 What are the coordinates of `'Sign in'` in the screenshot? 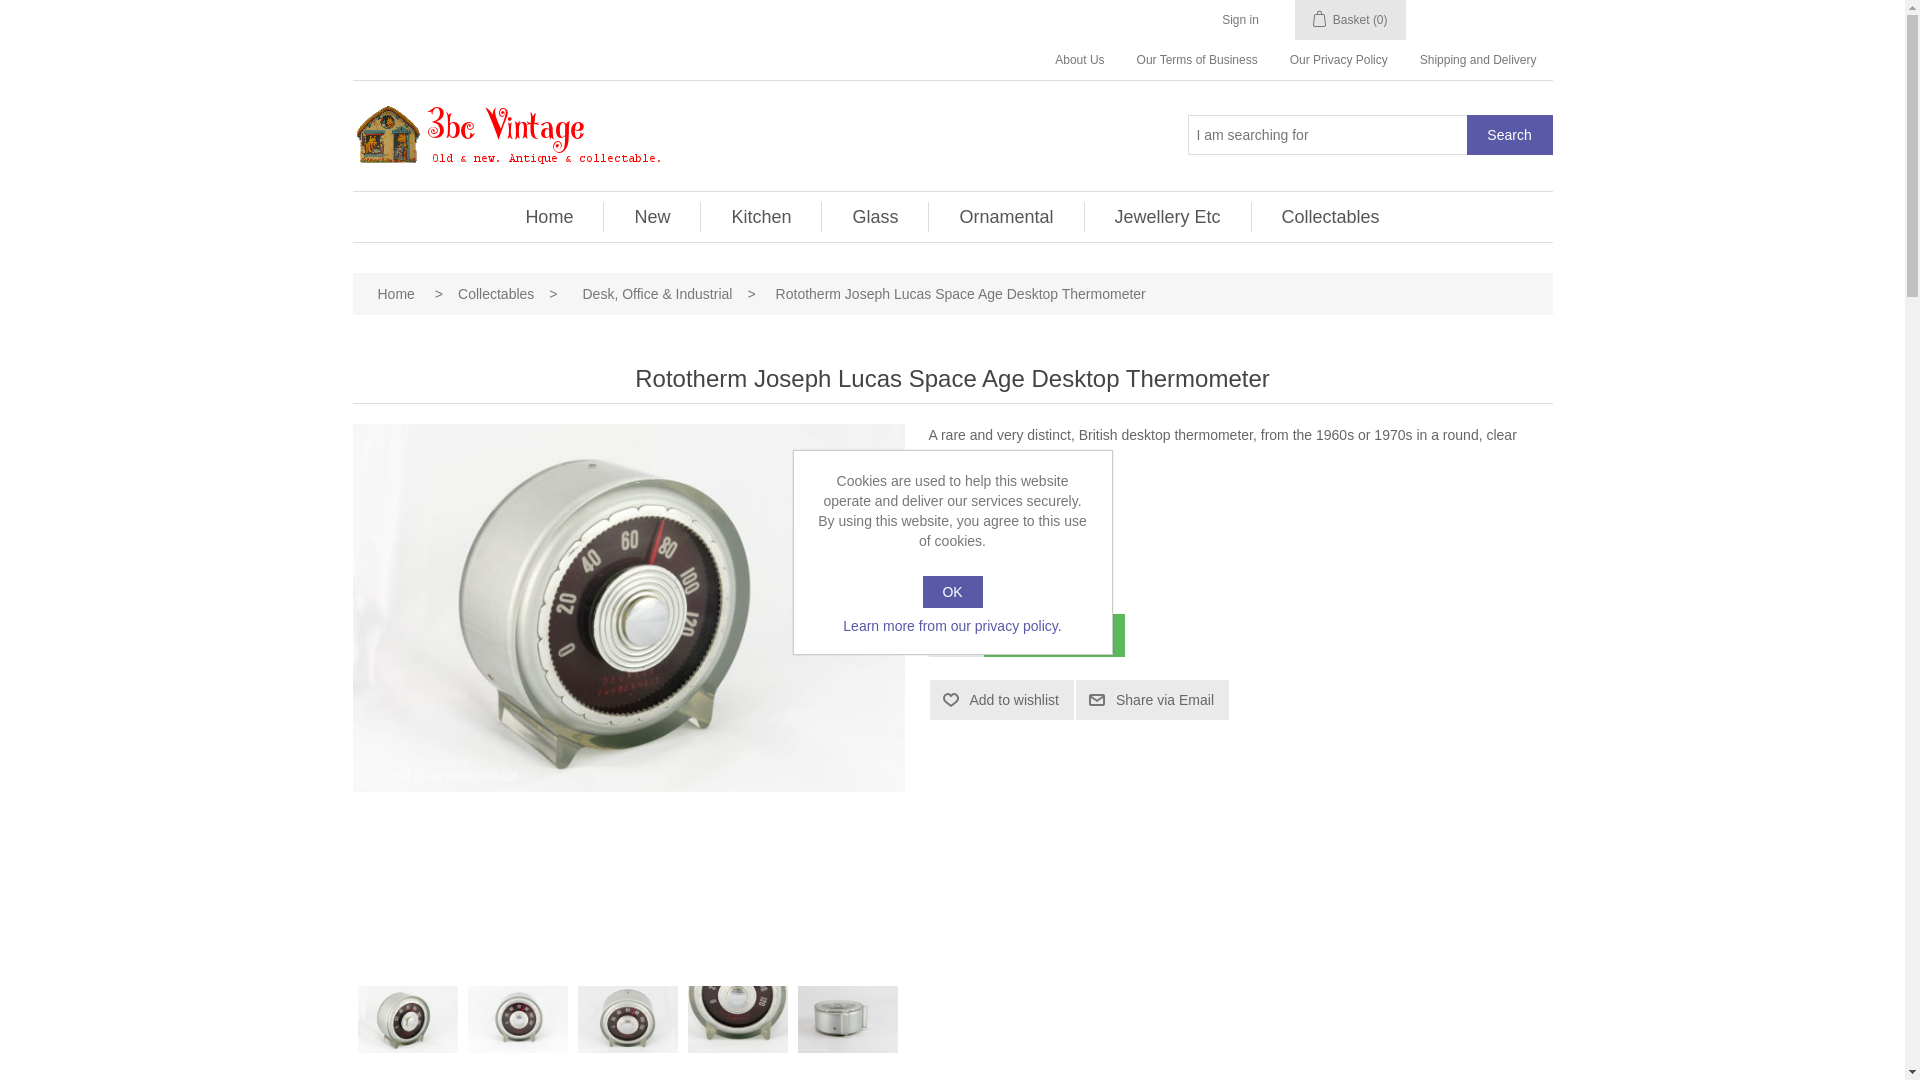 It's located at (1239, 19).